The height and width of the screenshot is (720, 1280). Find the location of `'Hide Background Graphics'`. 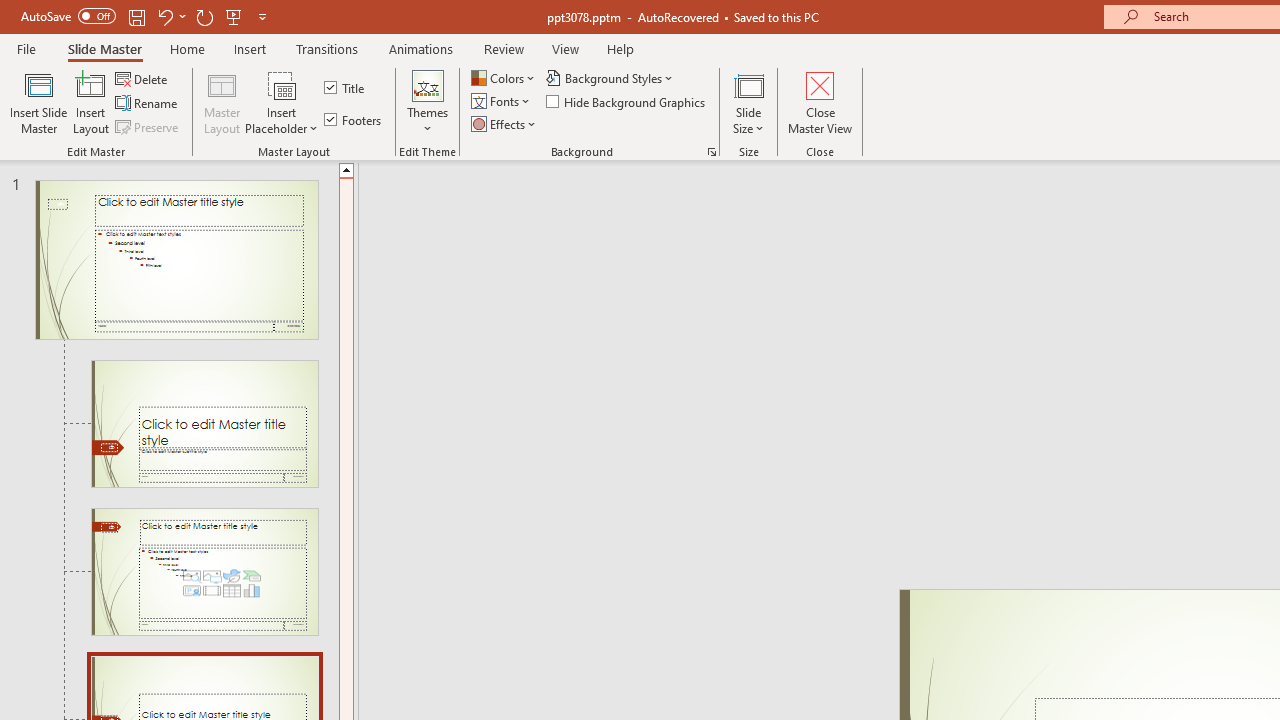

'Hide Background Graphics' is located at coordinates (626, 101).